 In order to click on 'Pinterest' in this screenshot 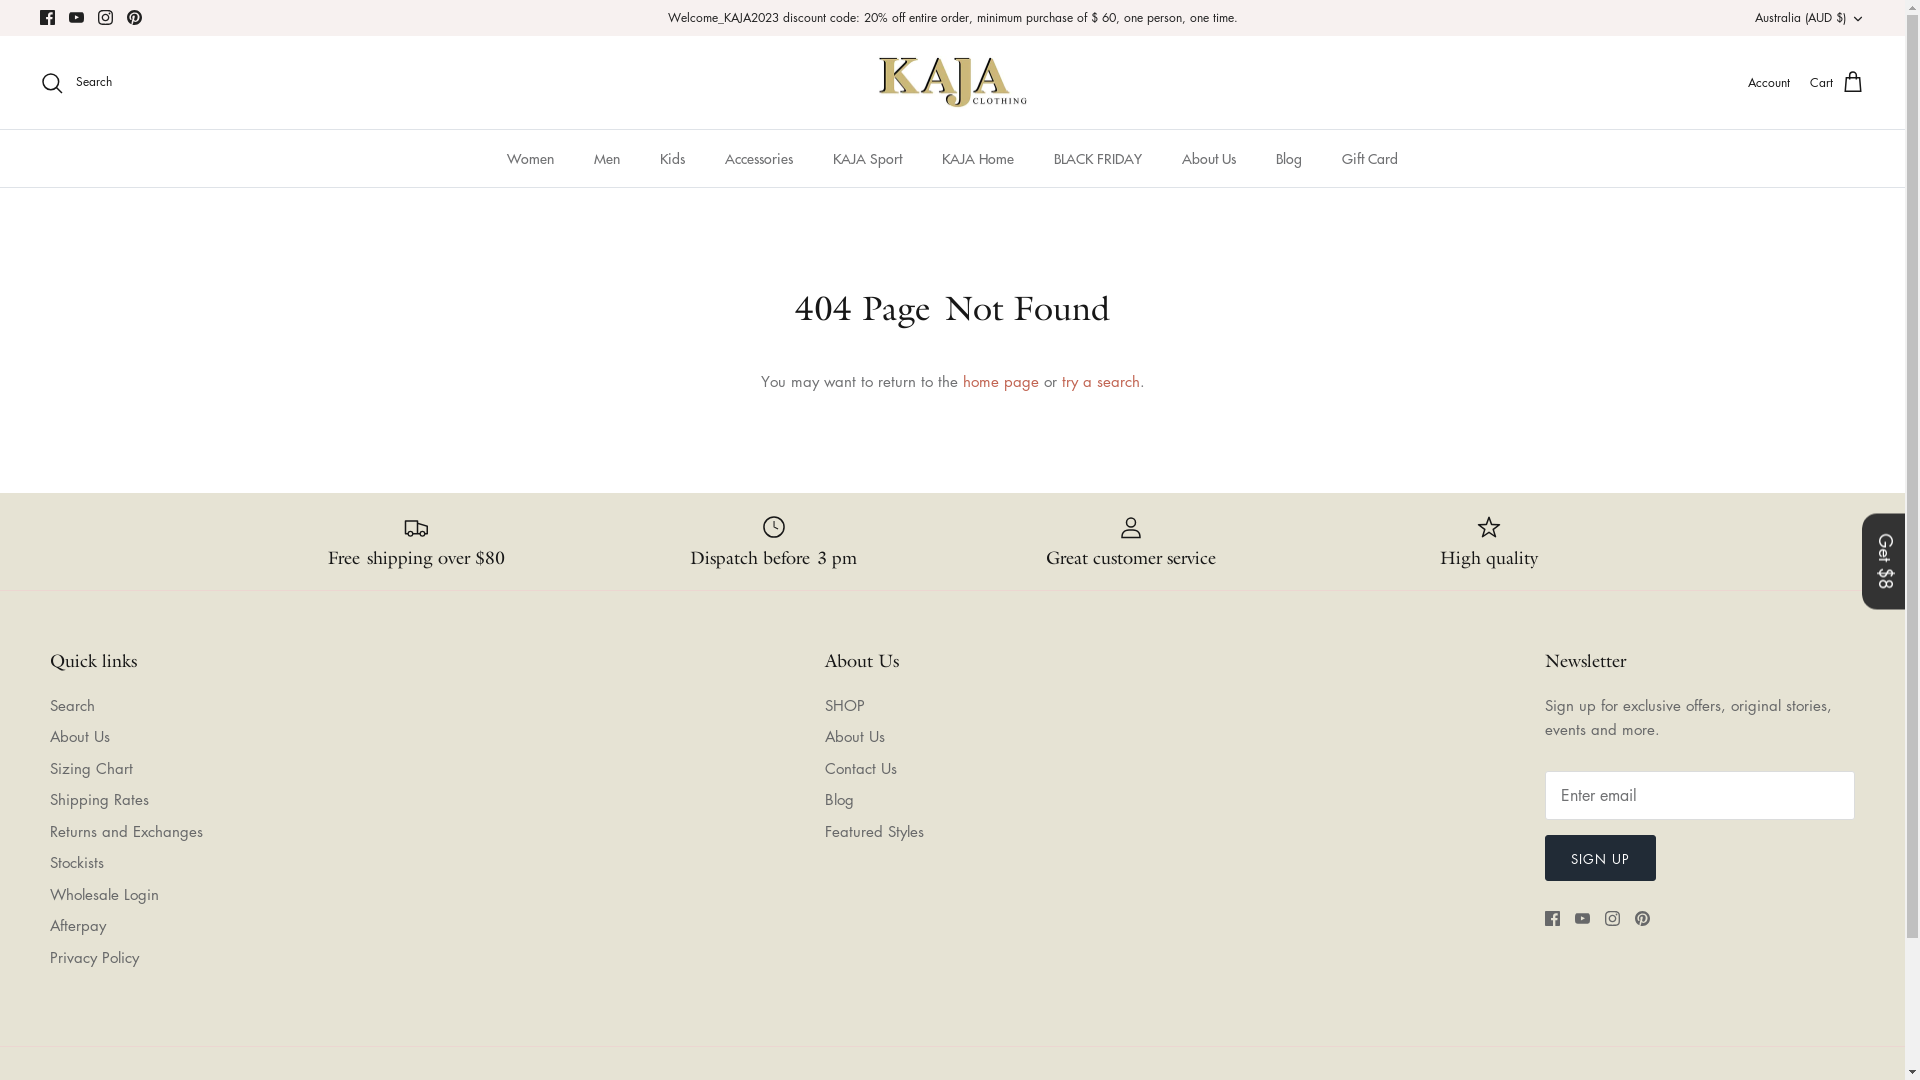, I will do `click(1642, 918)`.